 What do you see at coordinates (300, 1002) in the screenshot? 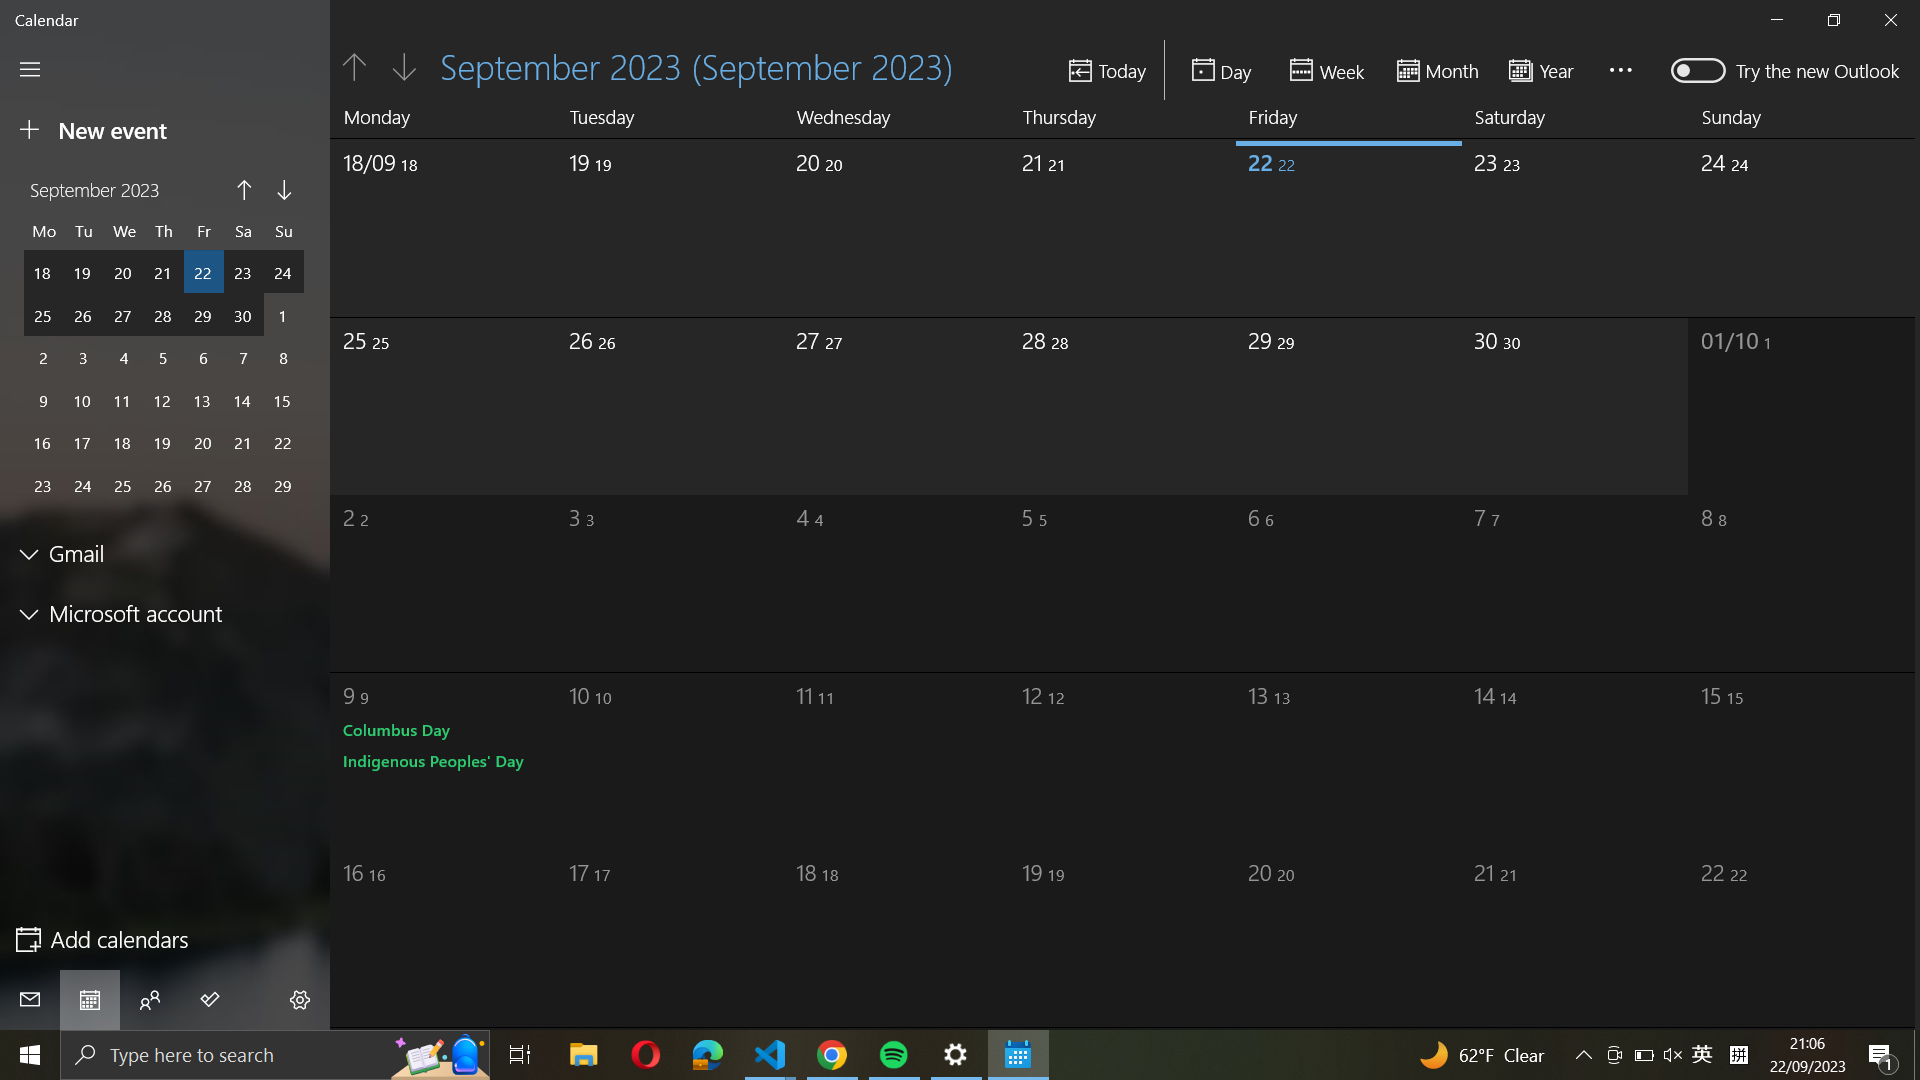
I see `Scroll upward in the menu` at bounding box center [300, 1002].